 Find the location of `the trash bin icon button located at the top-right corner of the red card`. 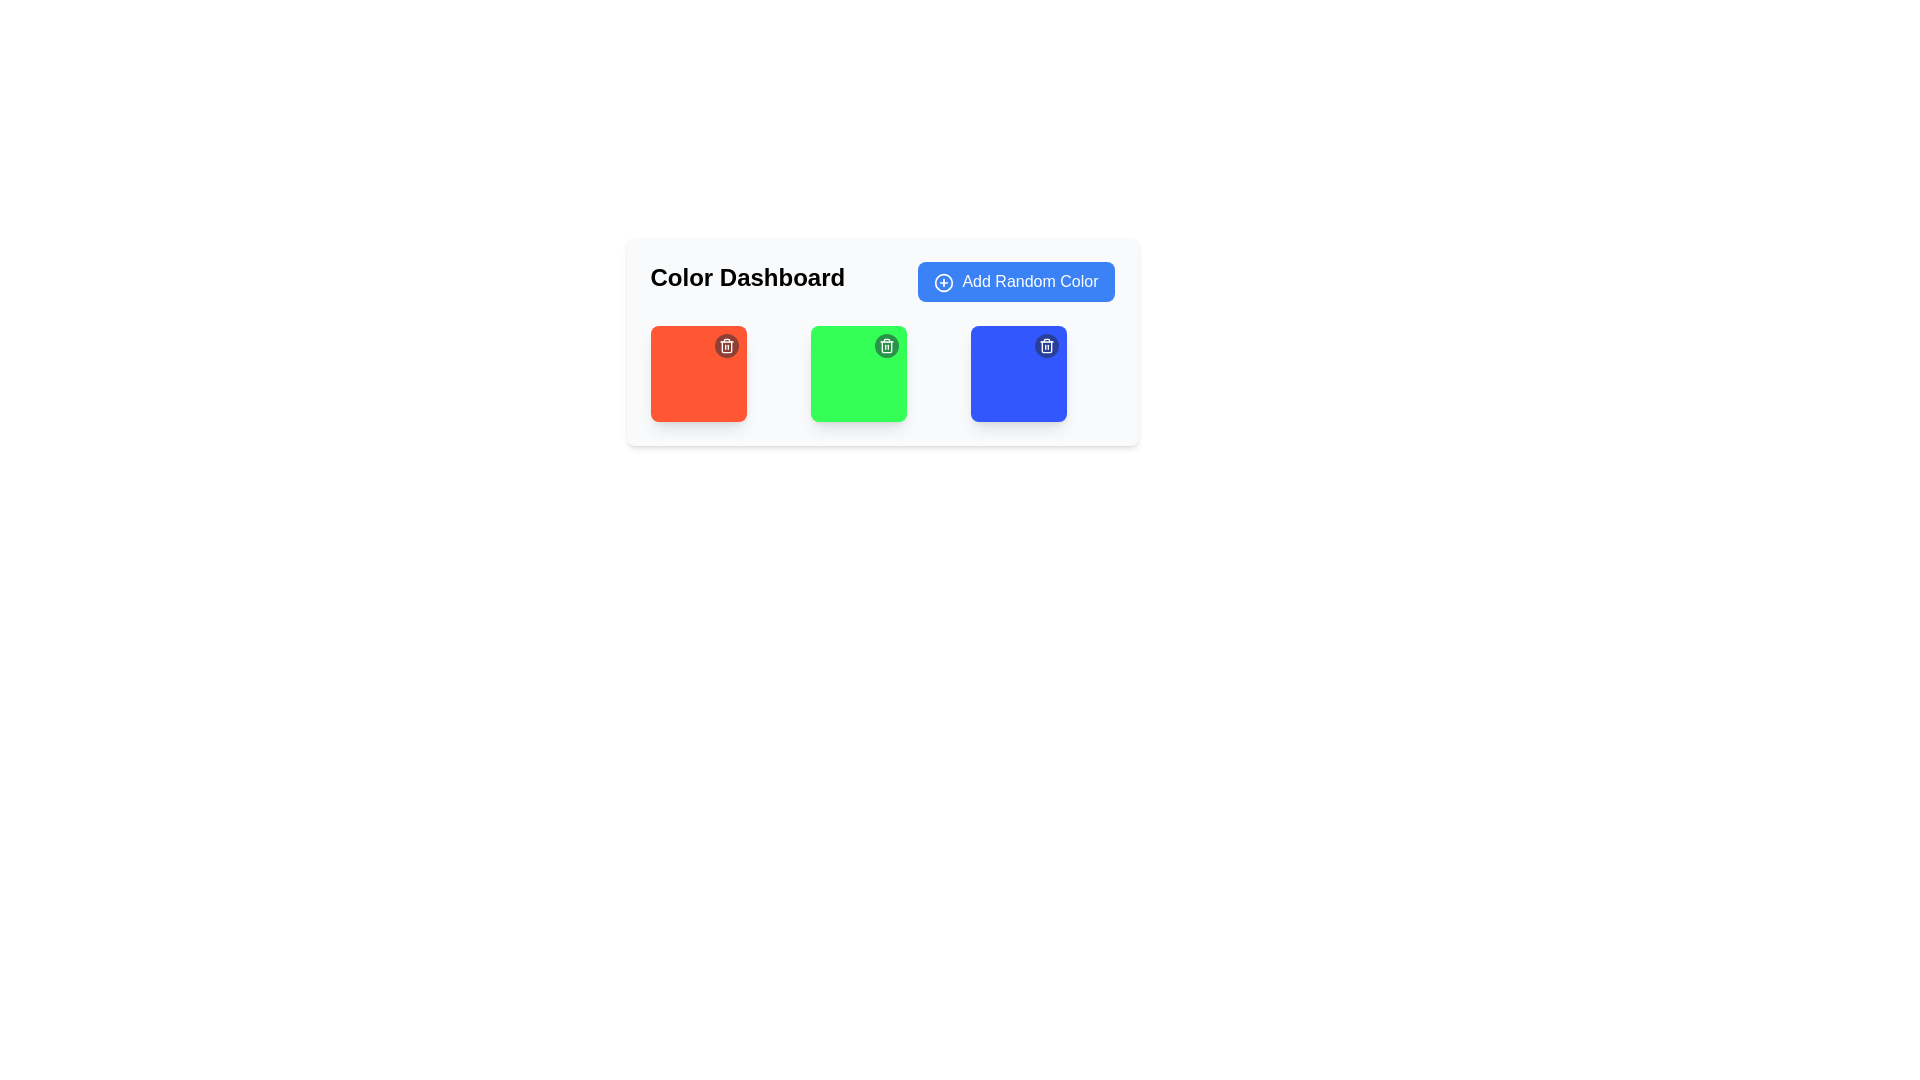

the trash bin icon button located at the top-right corner of the red card is located at coordinates (725, 345).